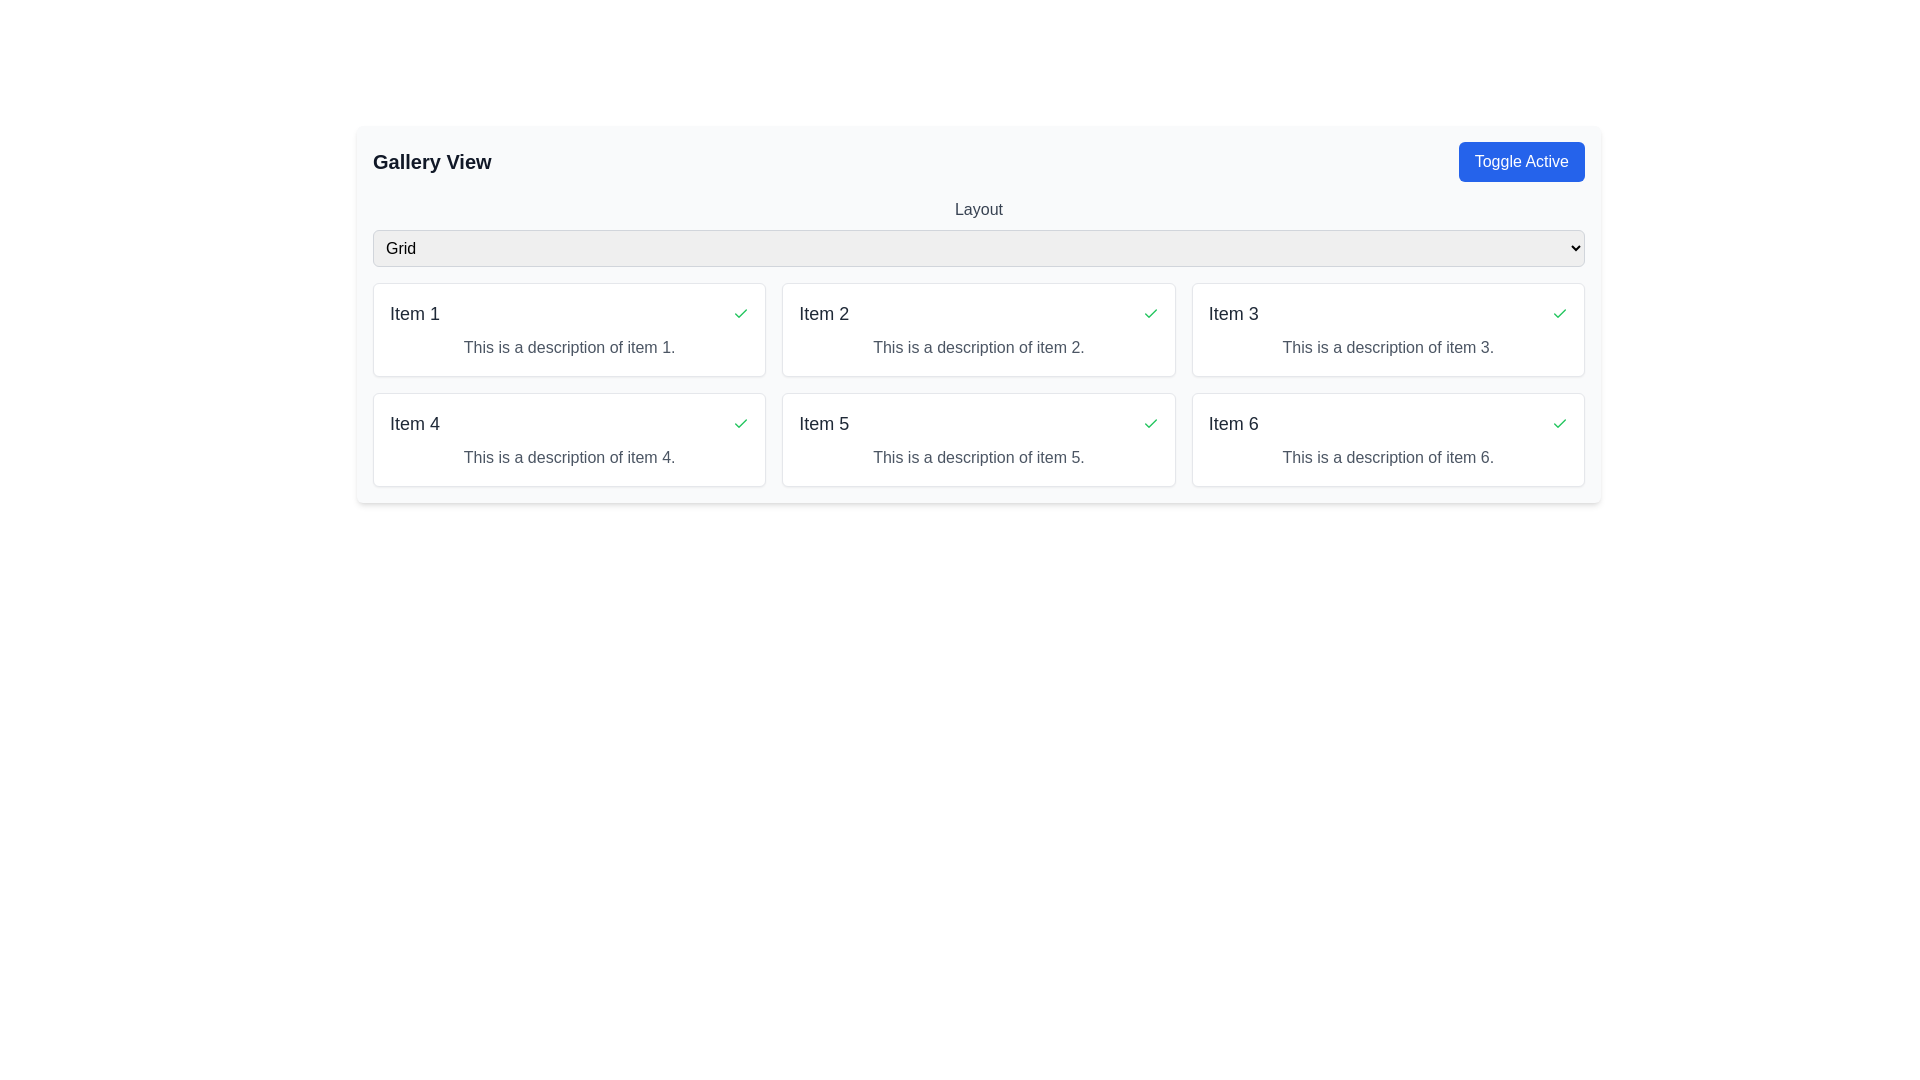 The width and height of the screenshot is (1920, 1080). I want to click on the small, tick-shaped icon with a green outline next to the text 'Item 5' to confirm an action or toggle a state, so click(1150, 423).